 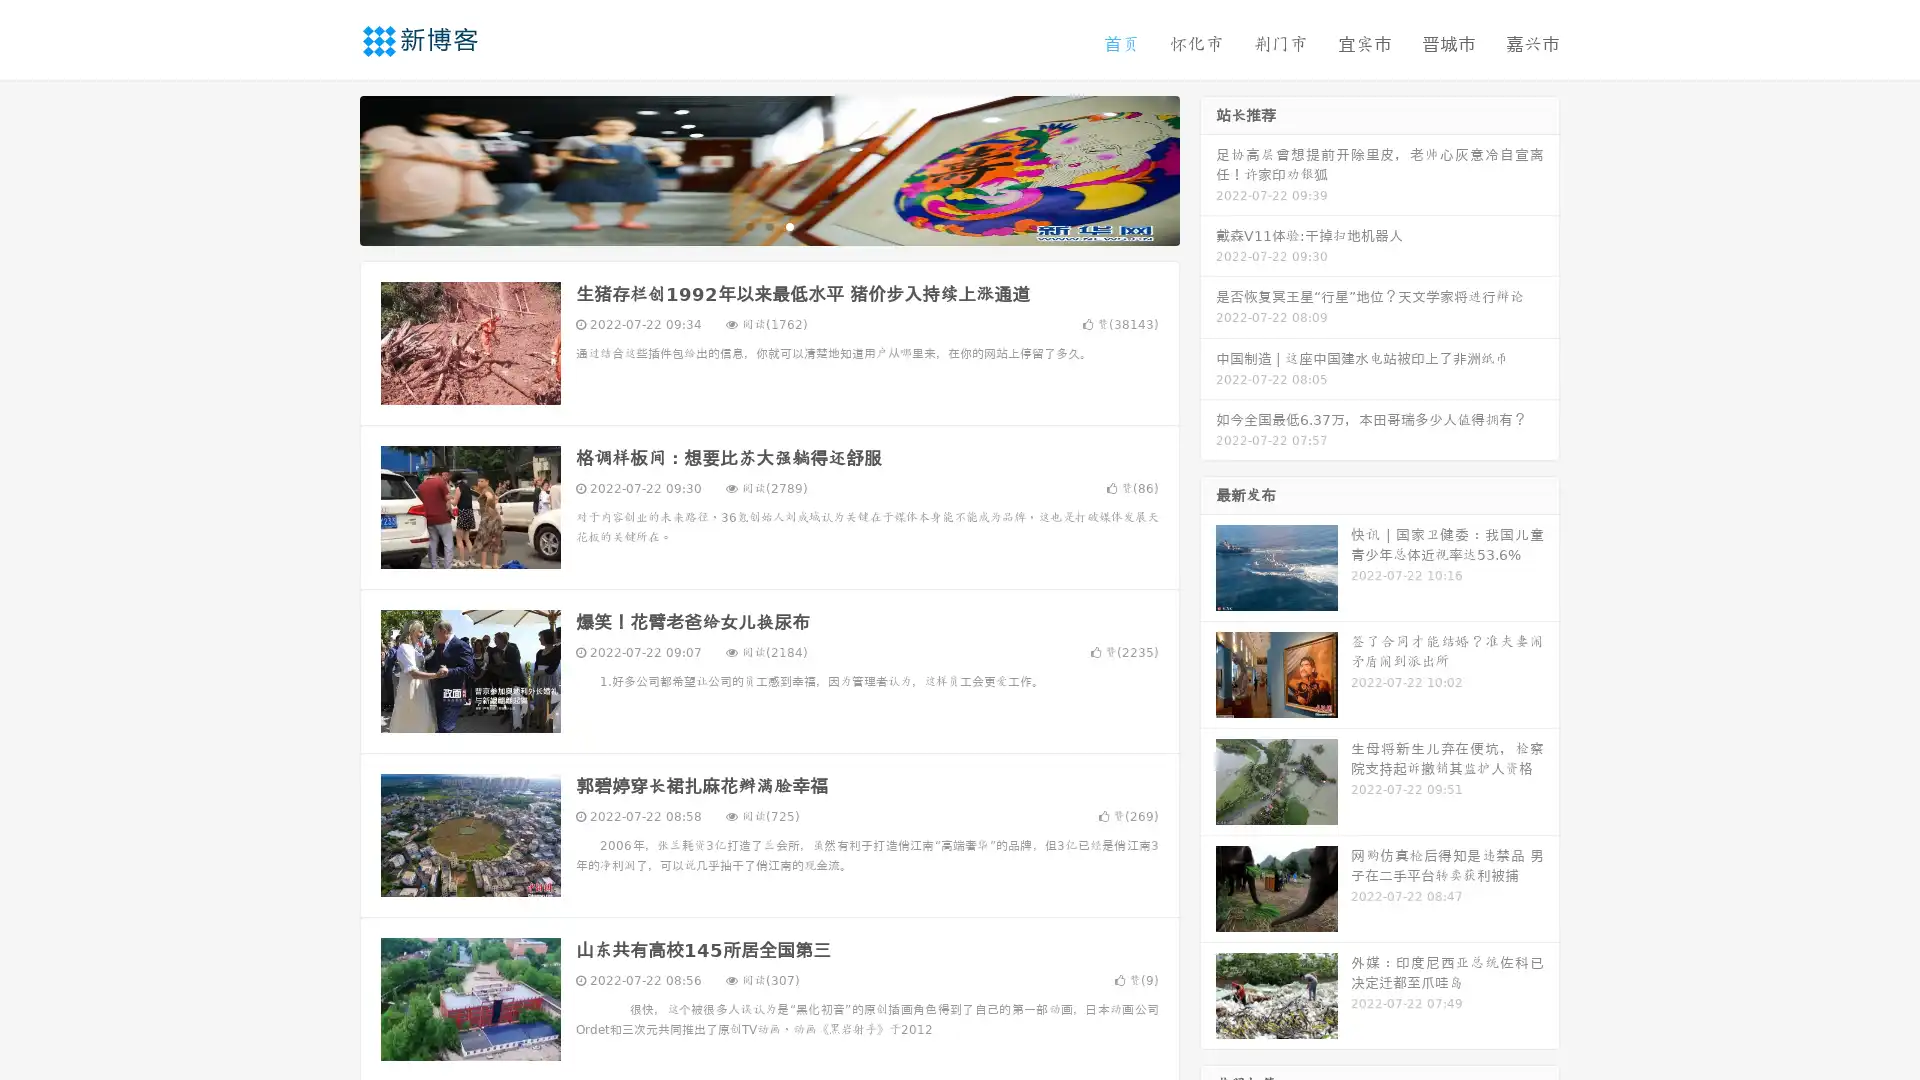 I want to click on Next slide, so click(x=1208, y=168).